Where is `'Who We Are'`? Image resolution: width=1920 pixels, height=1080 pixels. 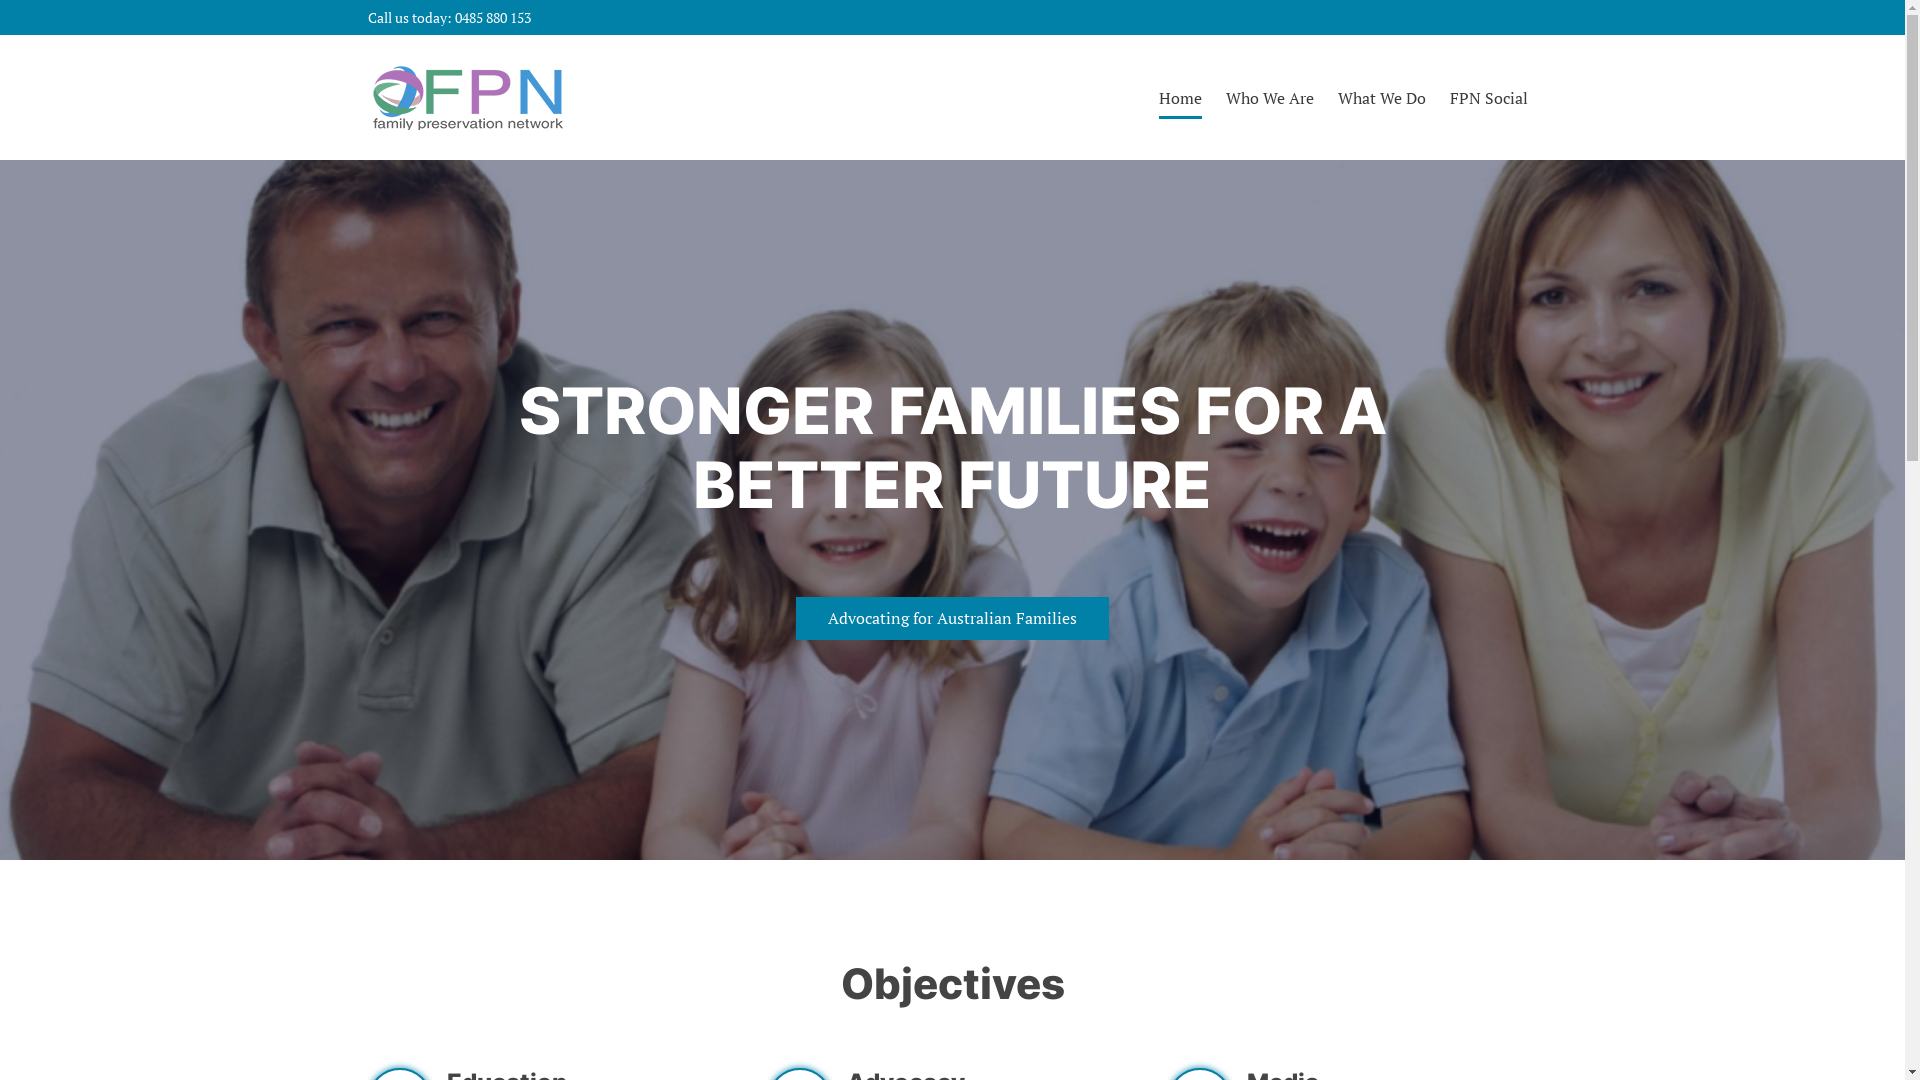
'Who We Are' is located at coordinates (1269, 96).